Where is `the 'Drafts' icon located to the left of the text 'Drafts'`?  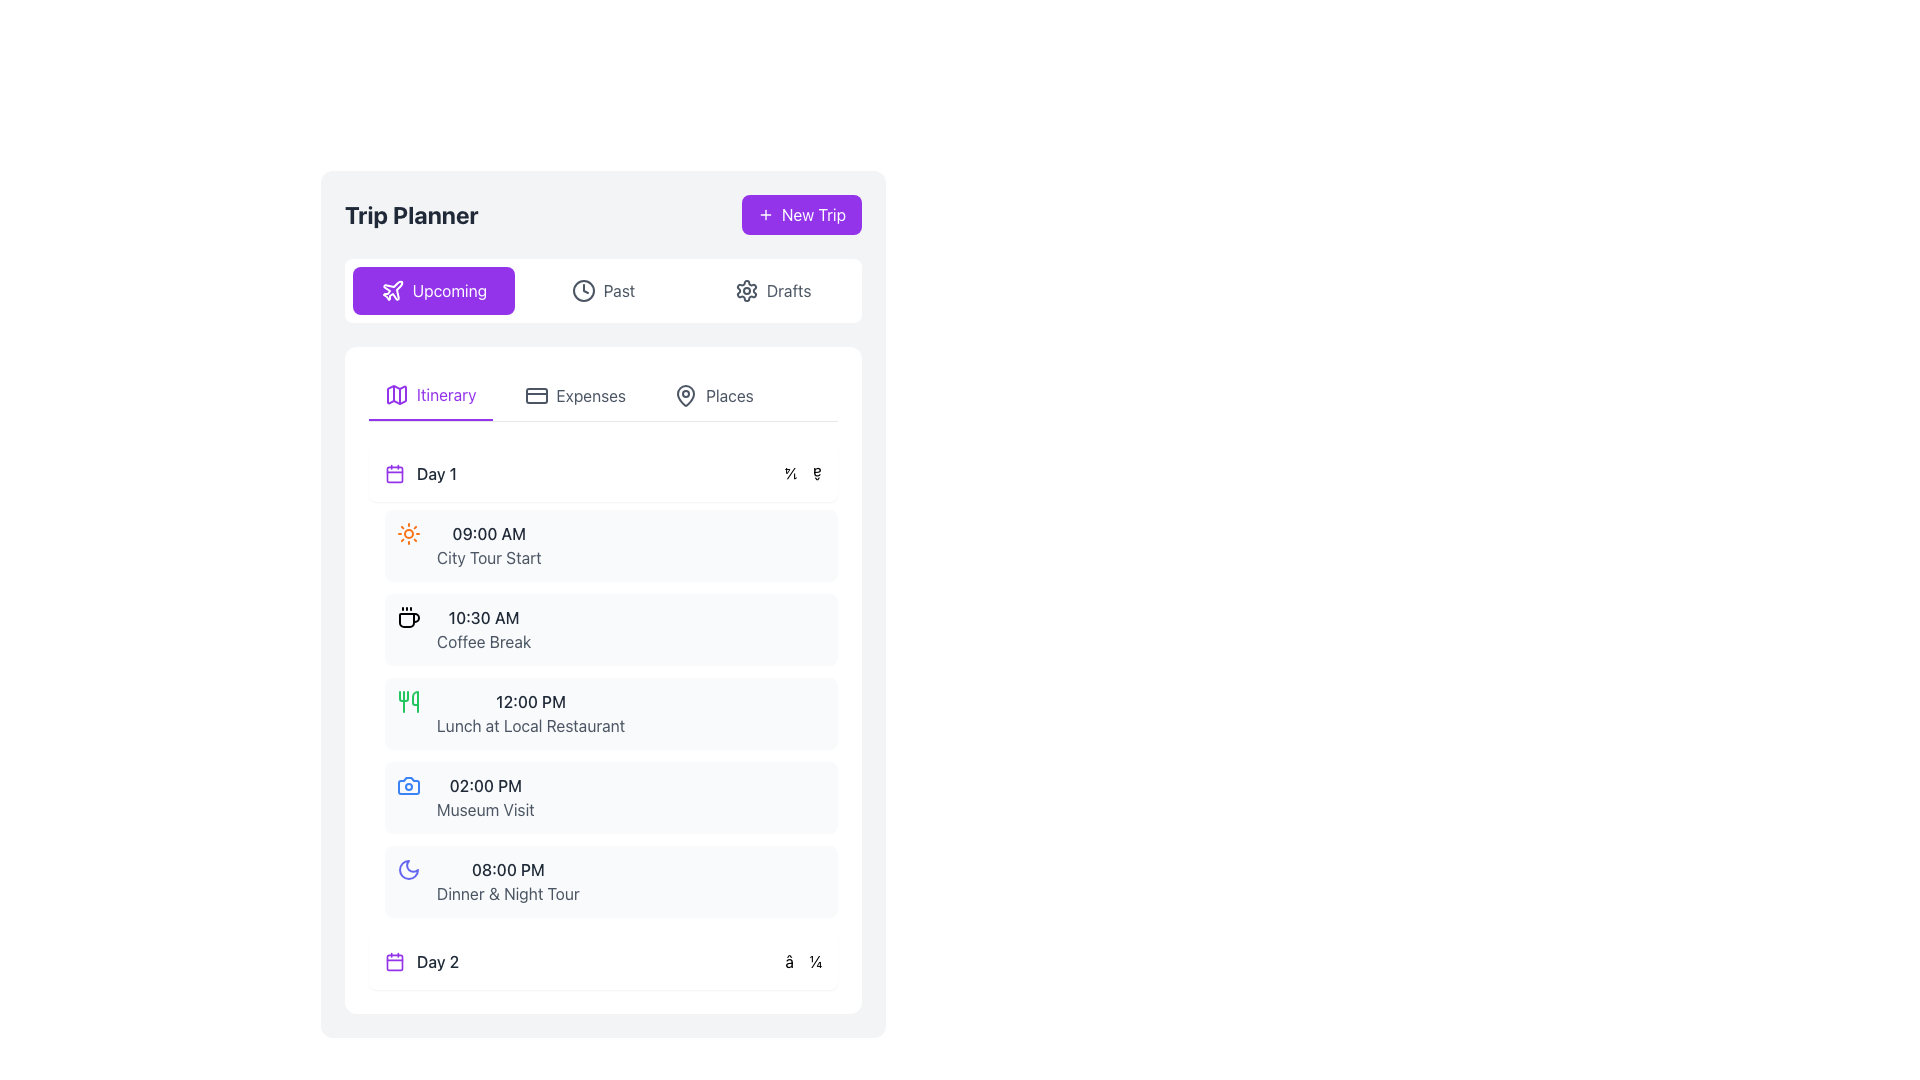
the 'Drafts' icon located to the left of the text 'Drafts' is located at coordinates (745, 290).